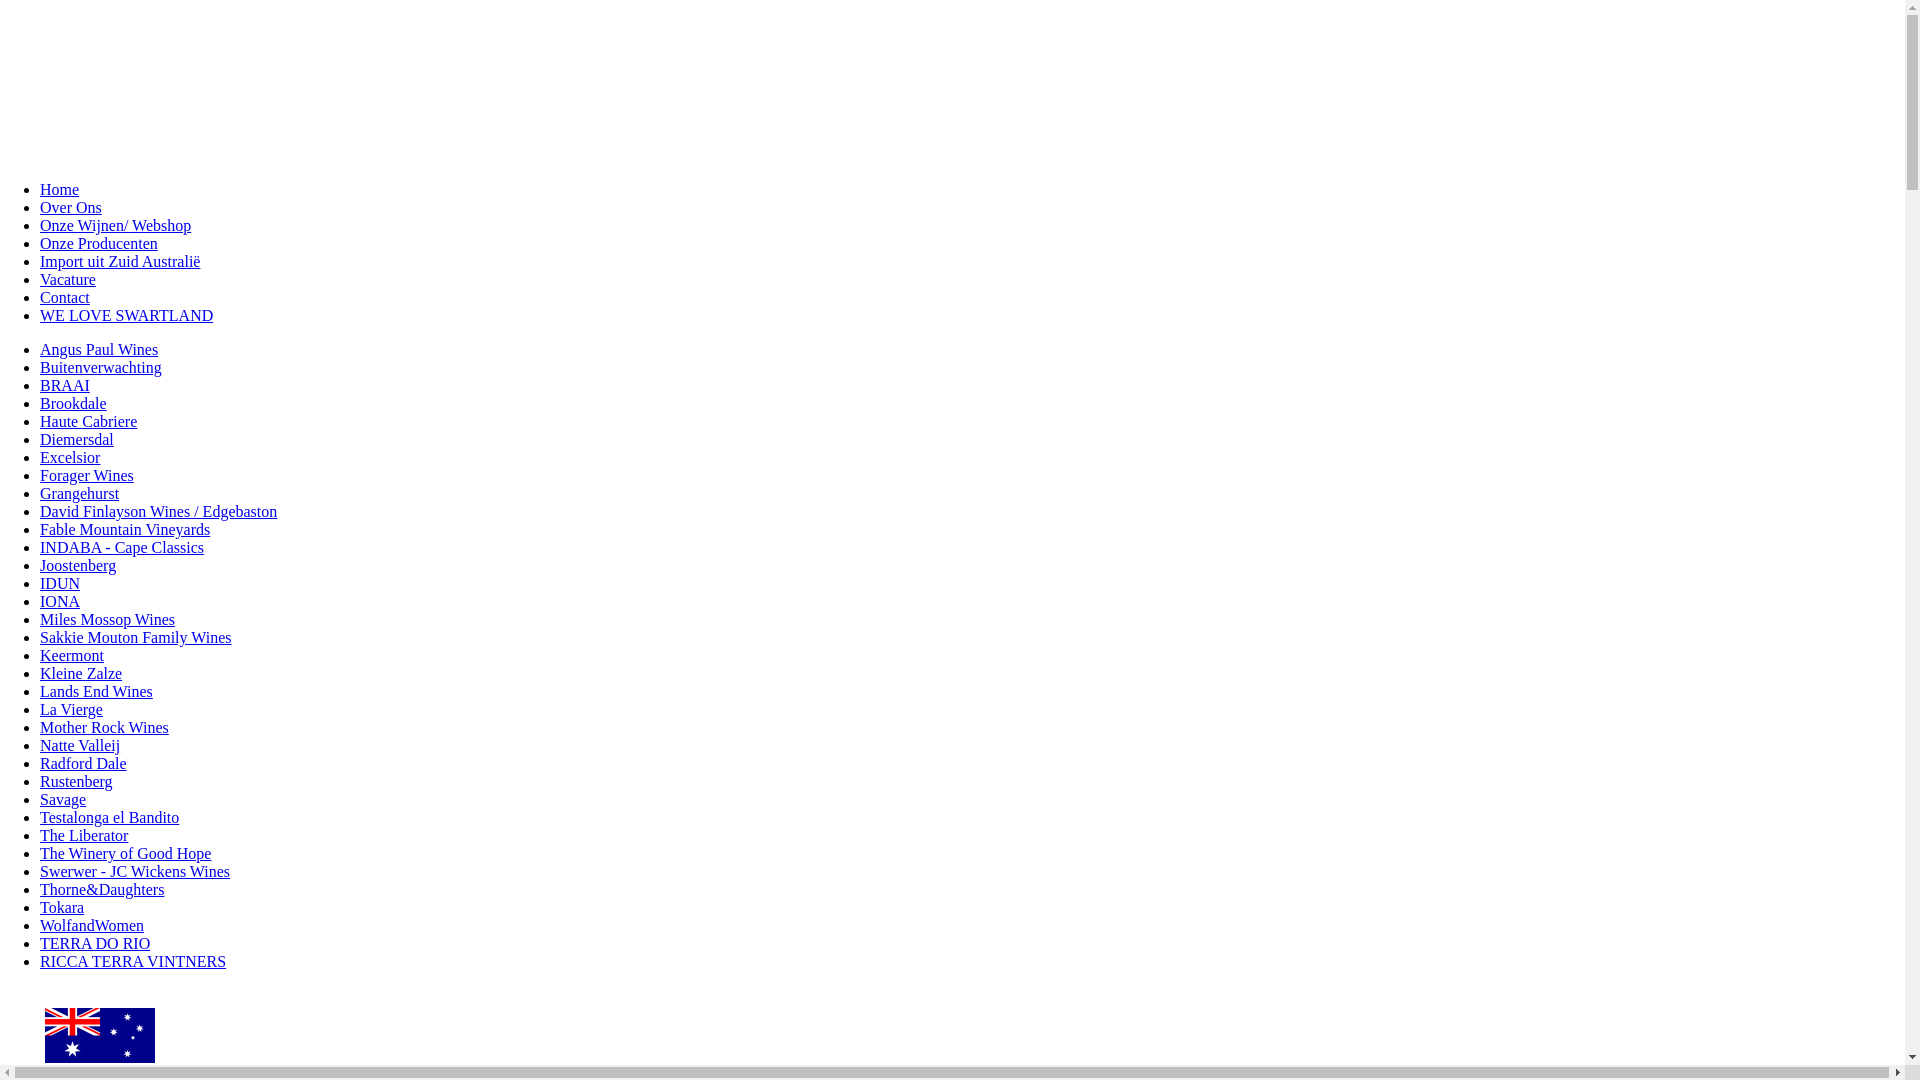 Image resolution: width=1920 pixels, height=1080 pixels. What do you see at coordinates (106, 618) in the screenshot?
I see `'Miles Mossop Wines'` at bounding box center [106, 618].